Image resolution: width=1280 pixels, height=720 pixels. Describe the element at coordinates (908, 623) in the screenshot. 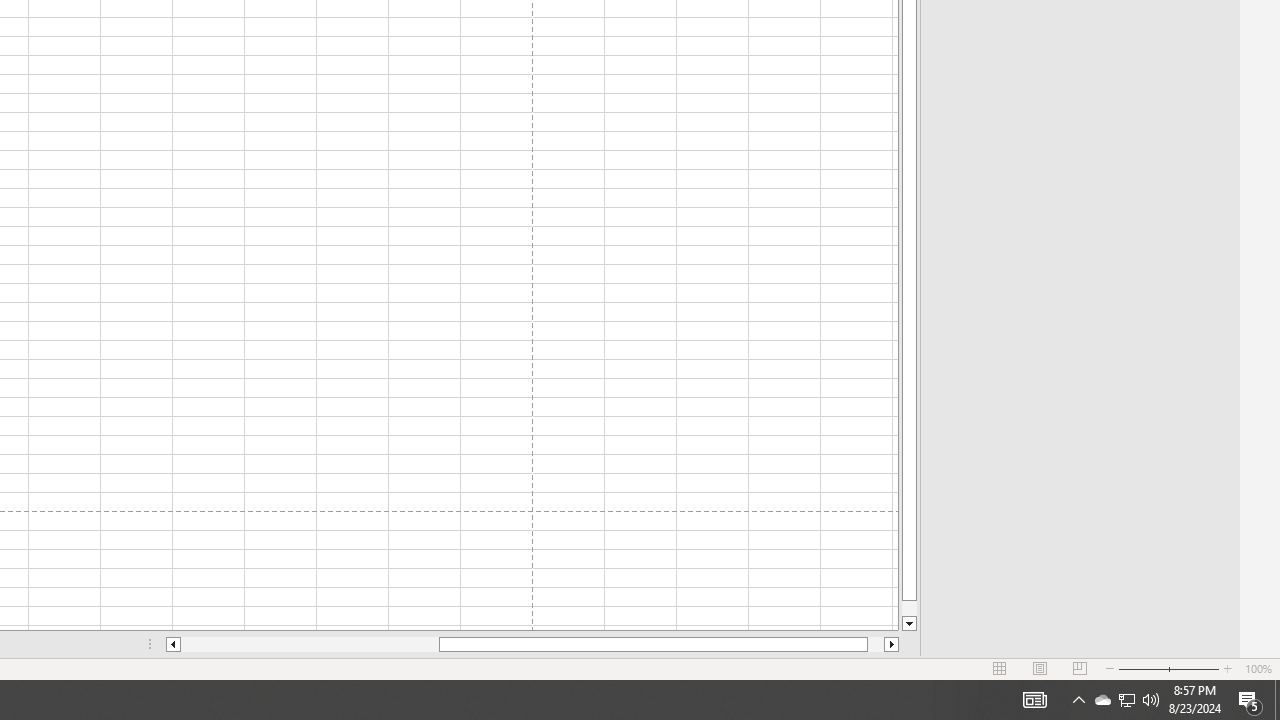

I see `'Line down'` at that location.